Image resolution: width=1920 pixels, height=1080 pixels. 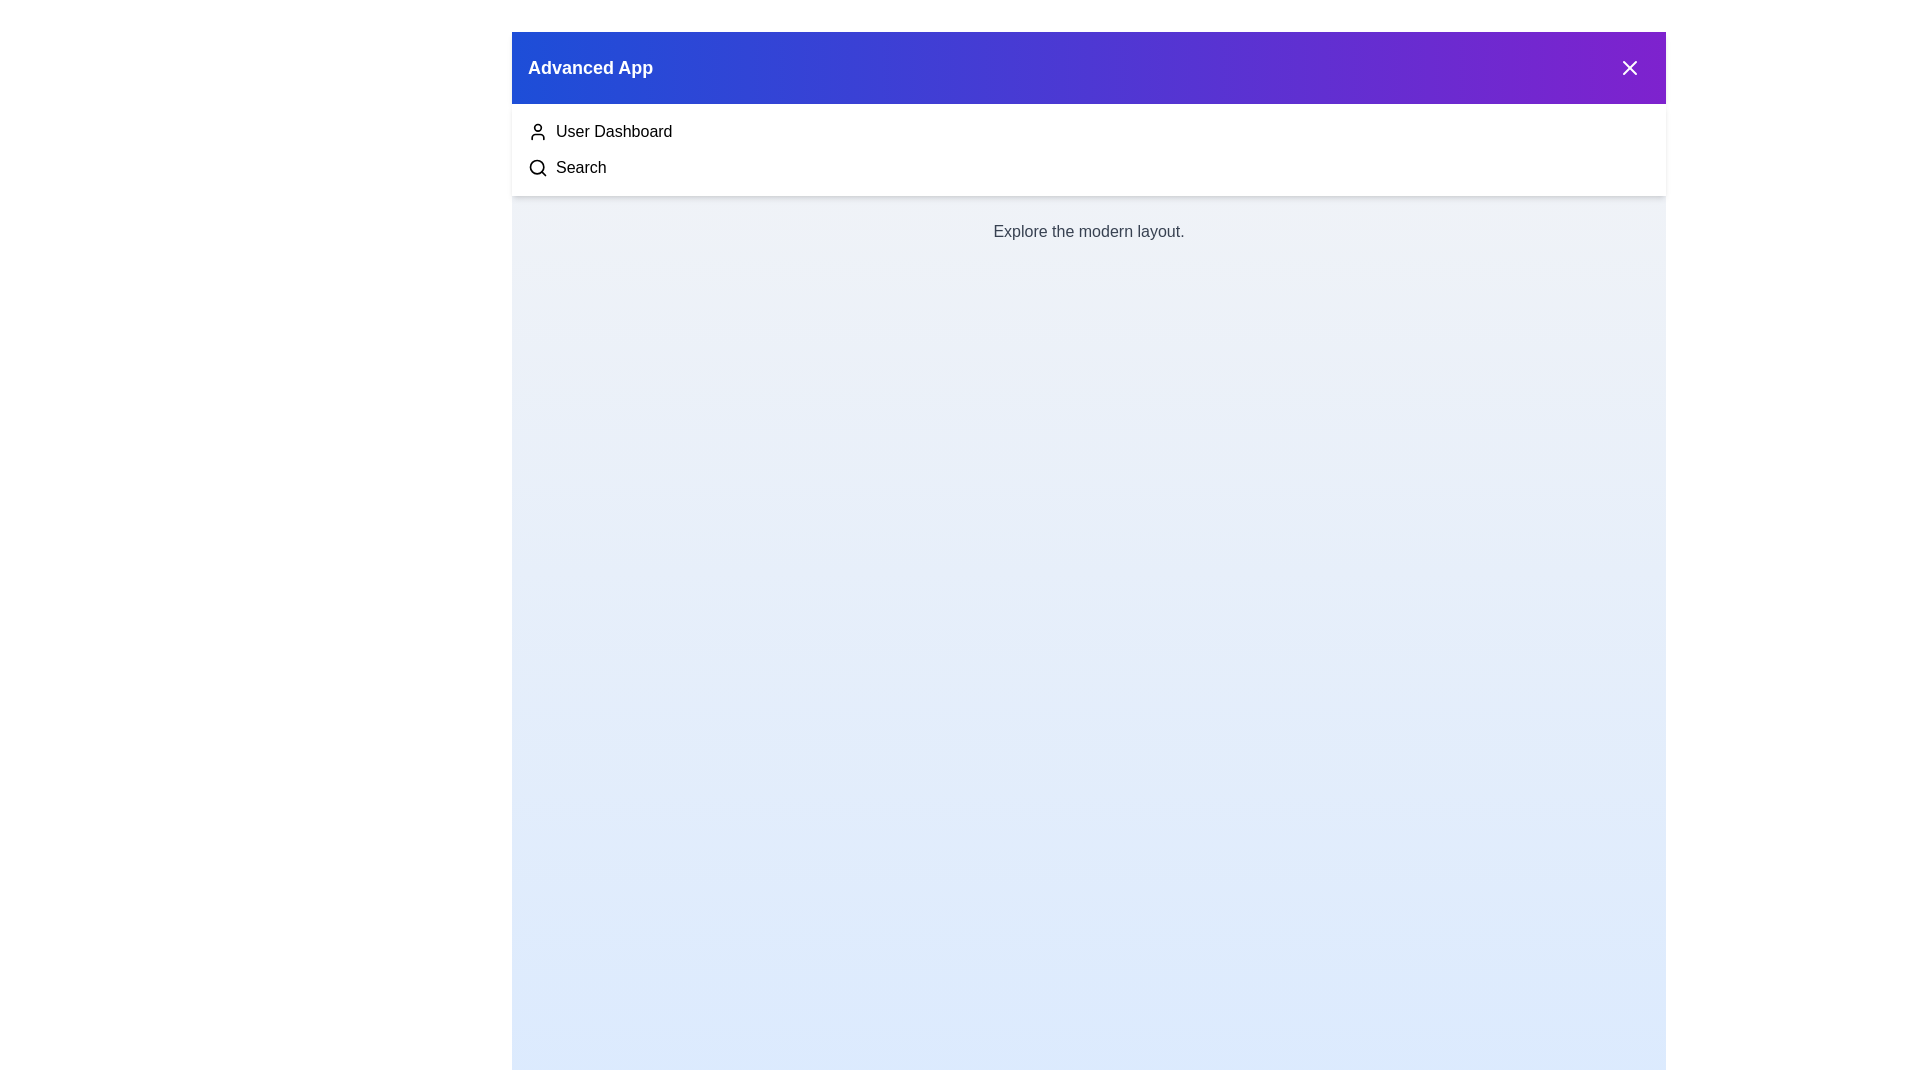 What do you see at coordinates (1630, 67) in the screenshot?
I see `the menu button to observe hover effects` at bounding box center [1630, 67].